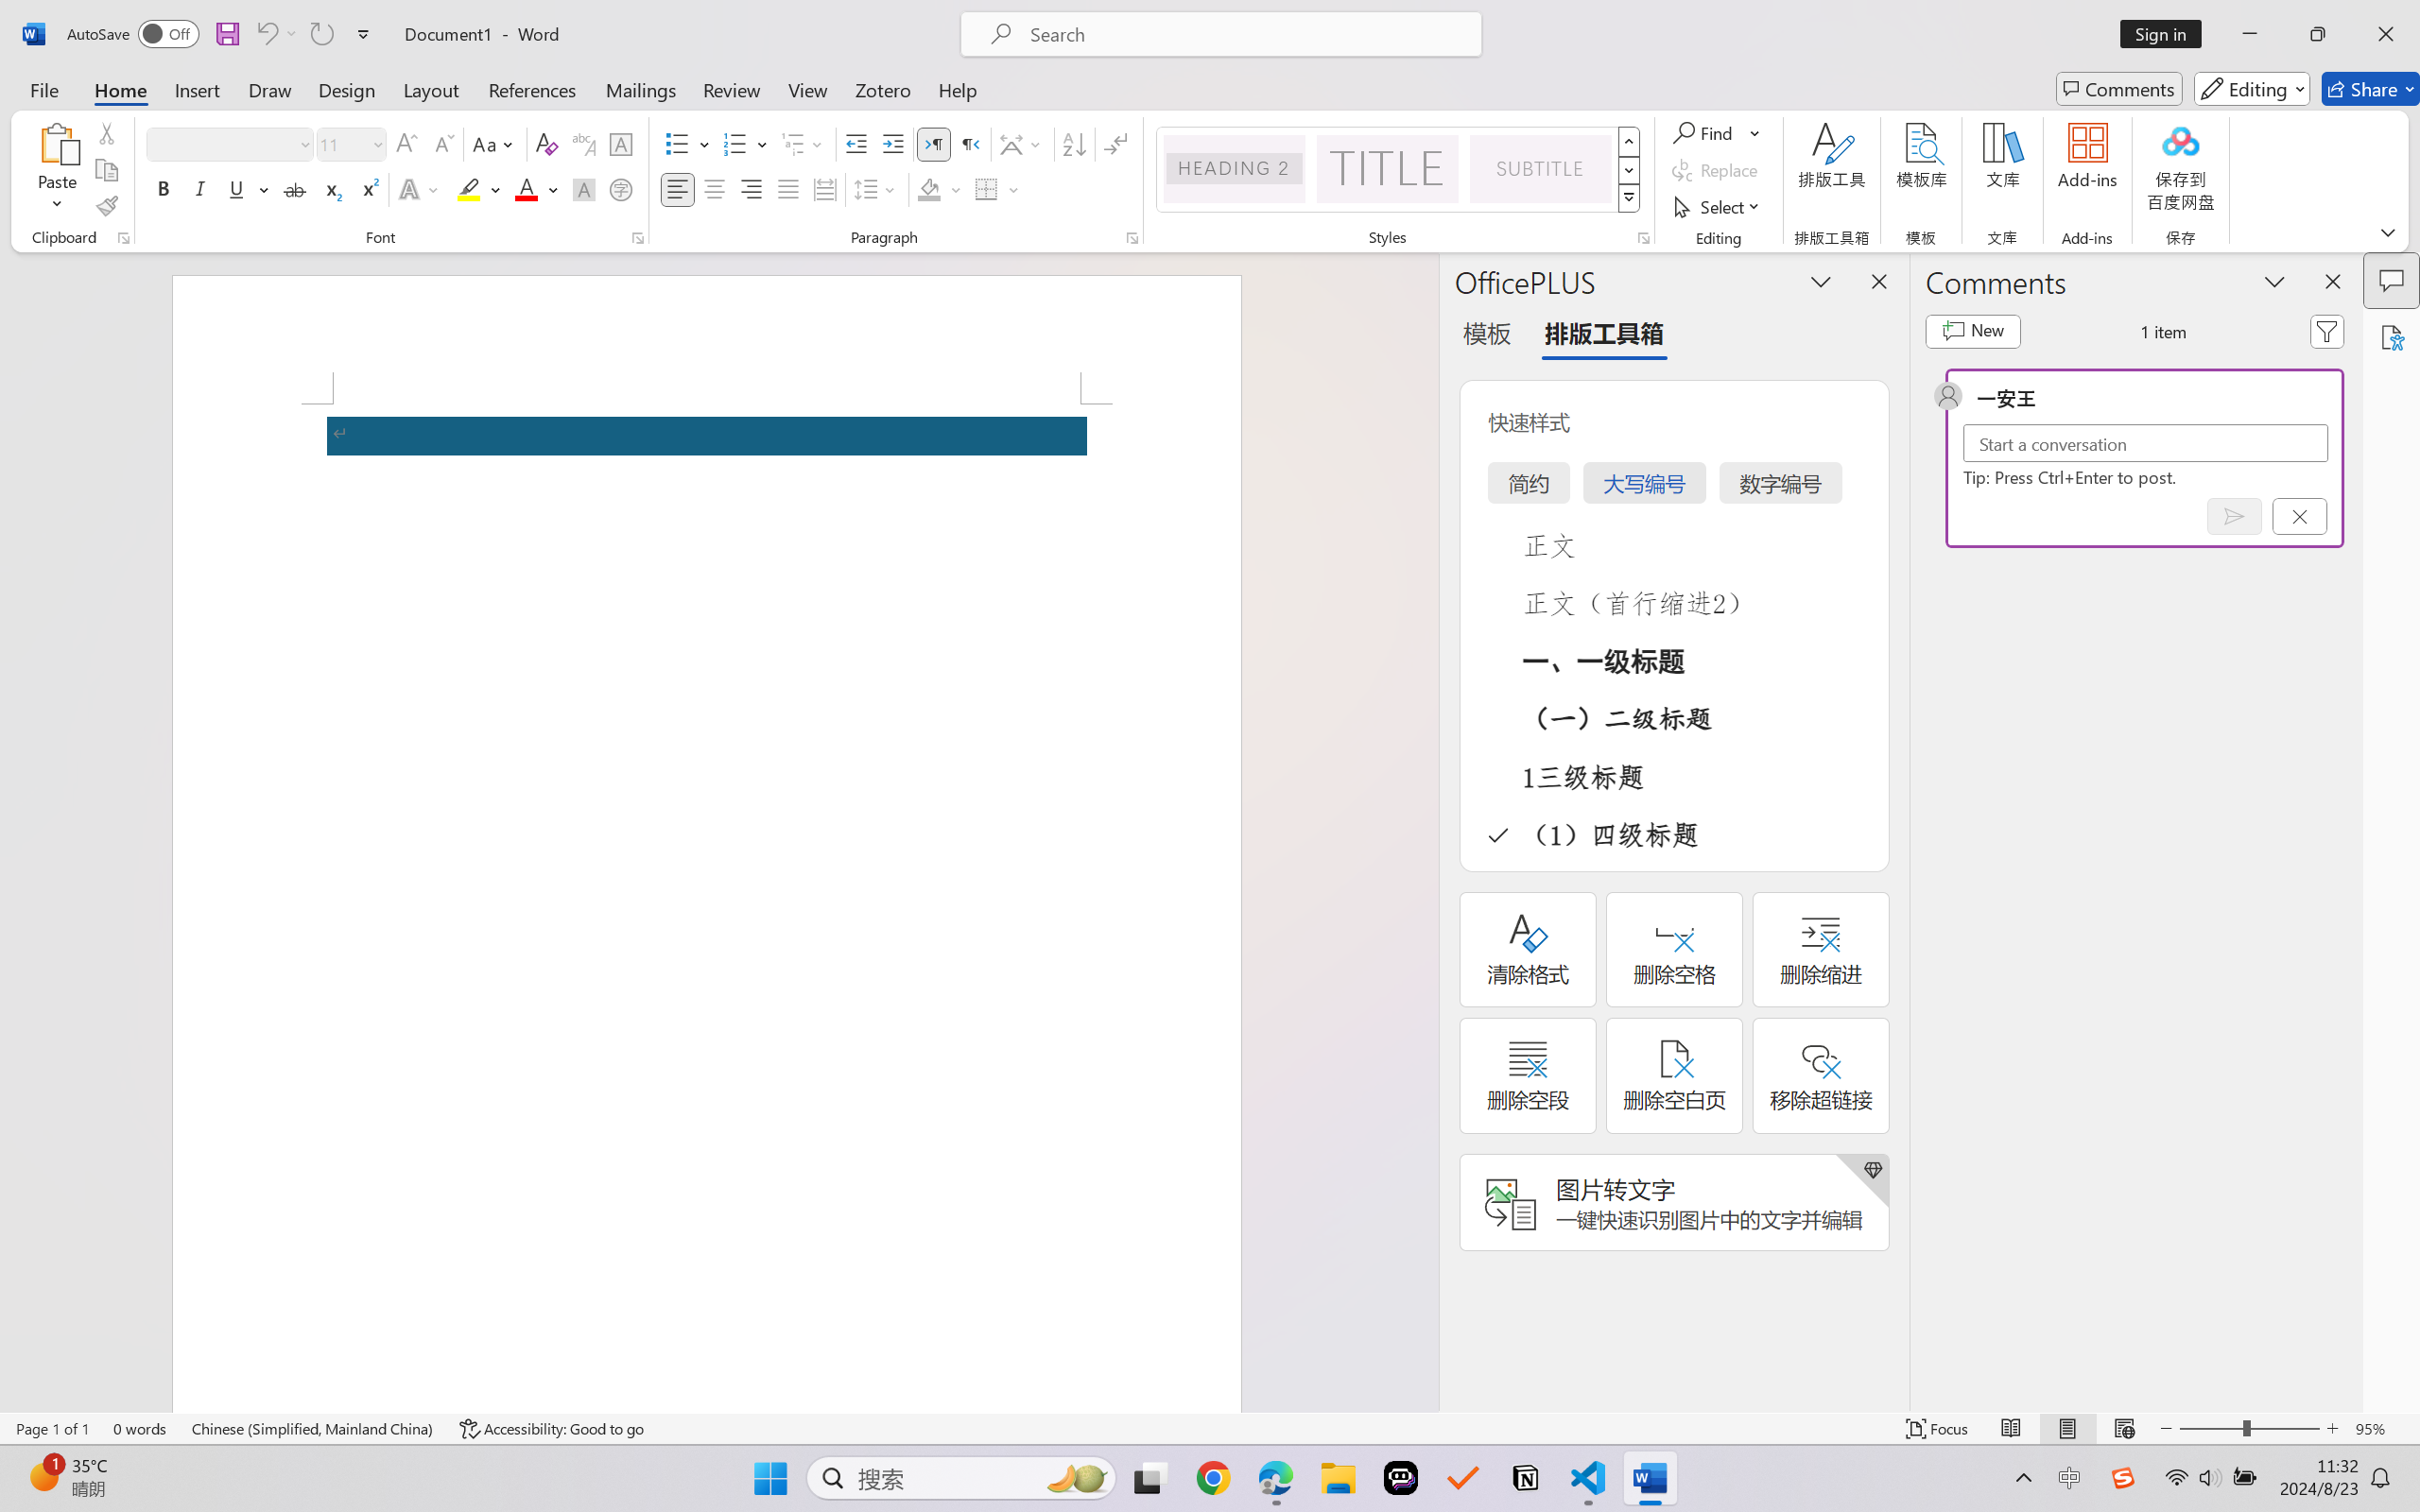 The width and height of the screenshot is (2420, 1512). Describe the element at coordinates (2327, 331) in the screenshot. I see `'Filter'` at that location.